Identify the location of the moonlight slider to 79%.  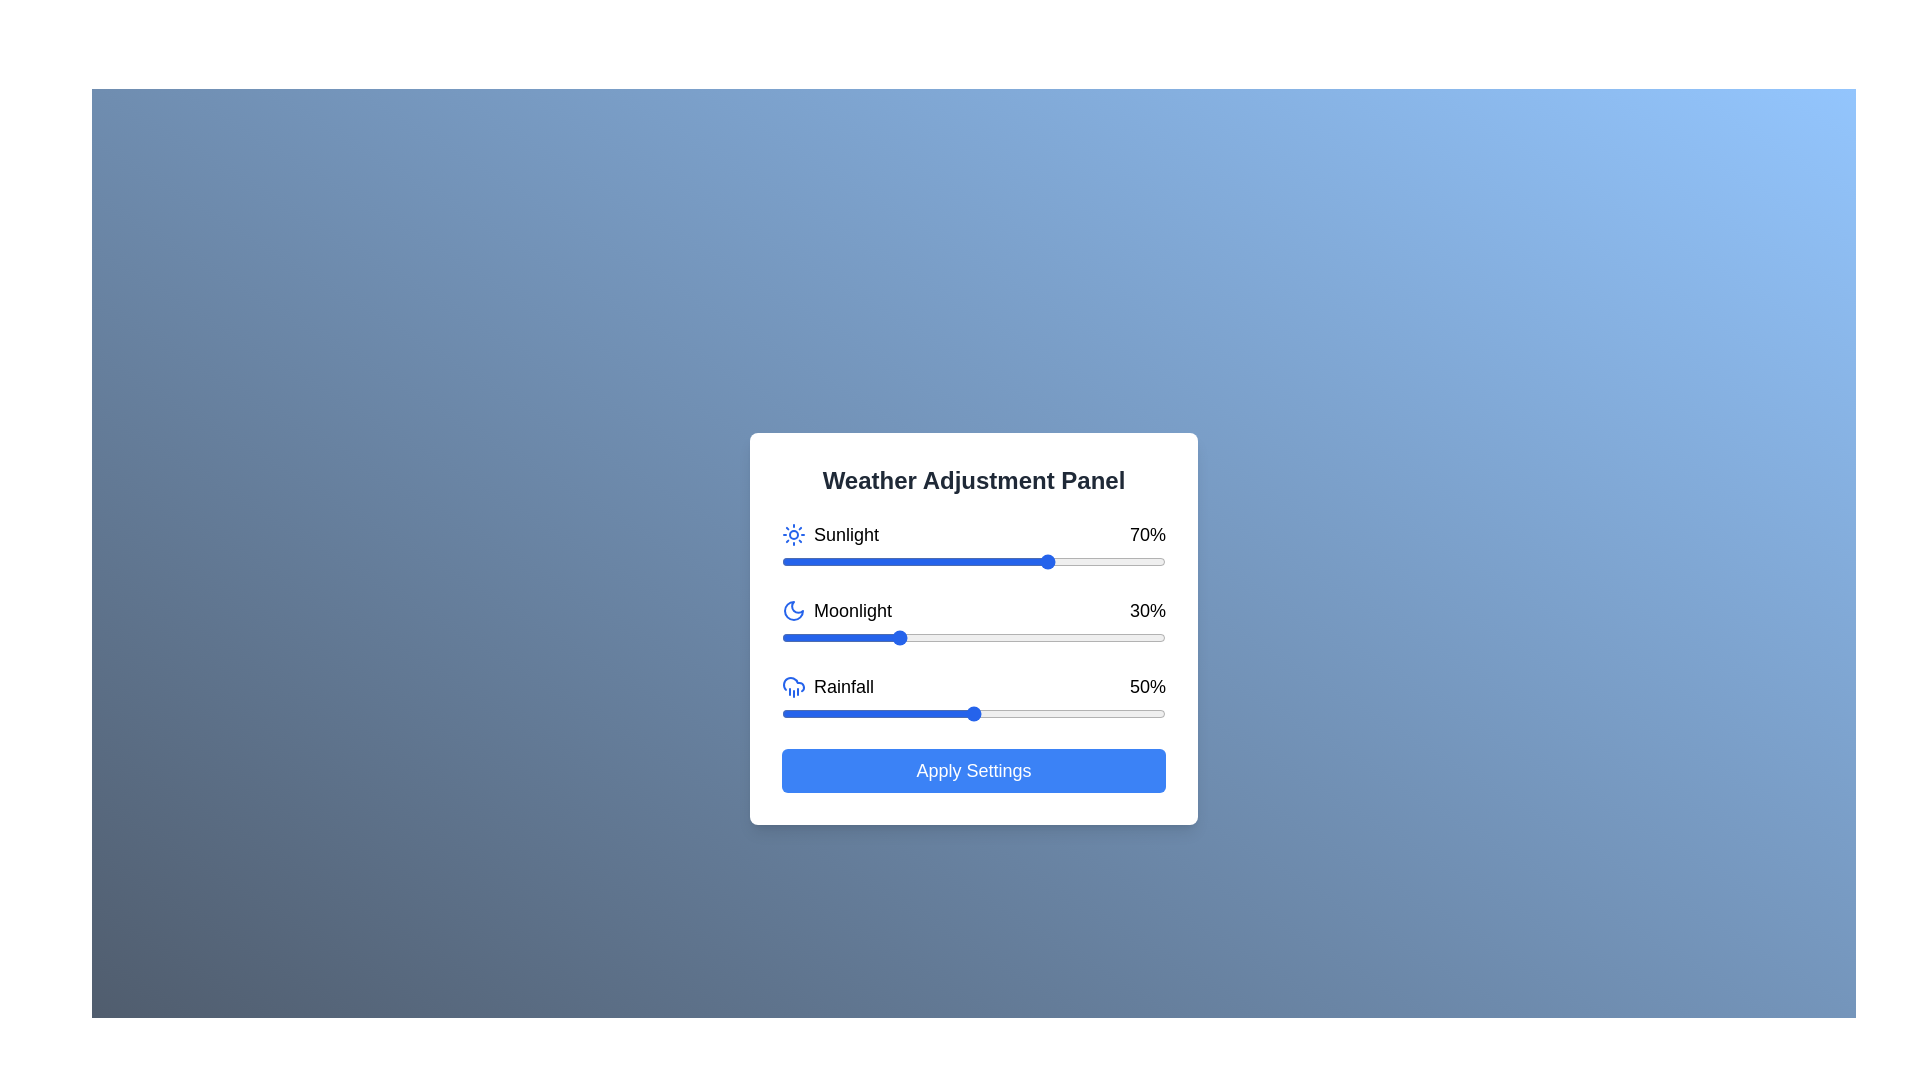
(1084, 637).